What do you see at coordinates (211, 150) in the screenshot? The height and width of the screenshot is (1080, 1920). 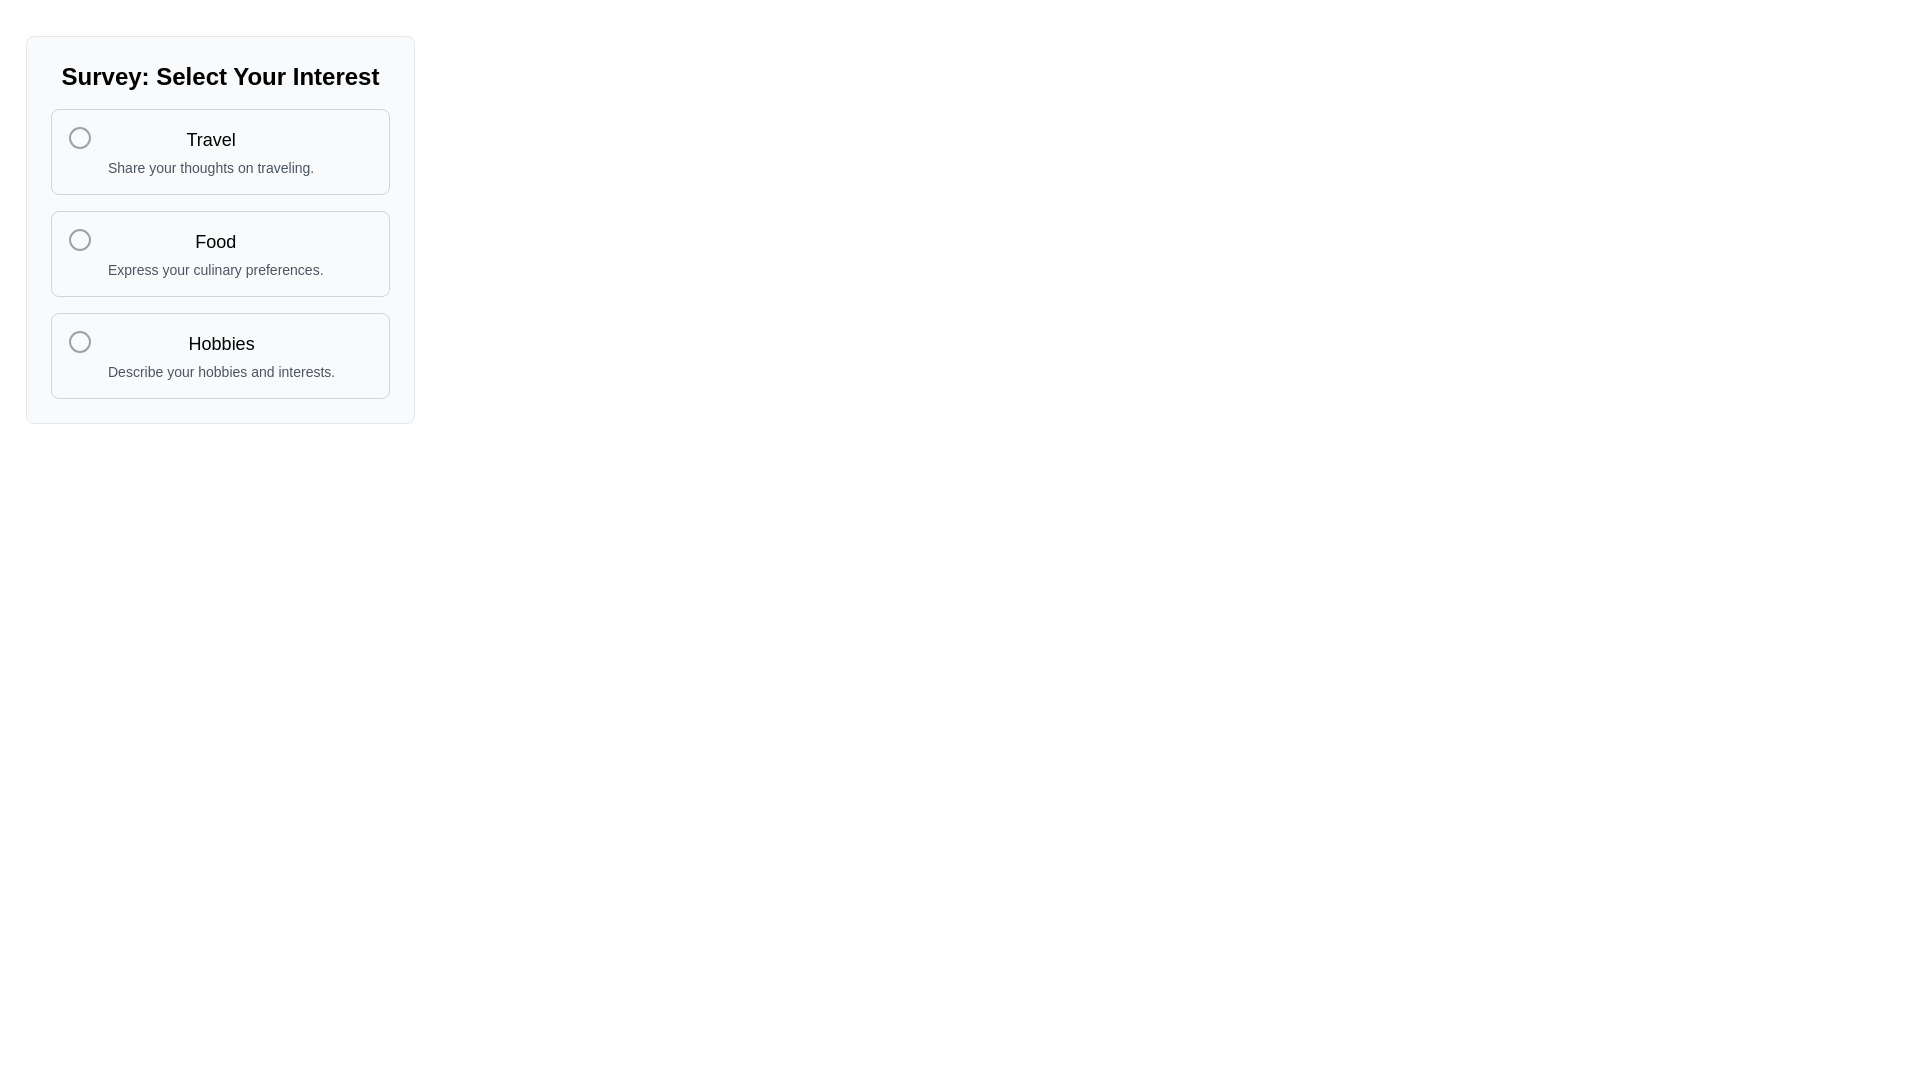 I see `the 'Travel' Text Display element, which is the first entry in a selectable item list inviting user input on the topic` at bounding box center [211, 150].